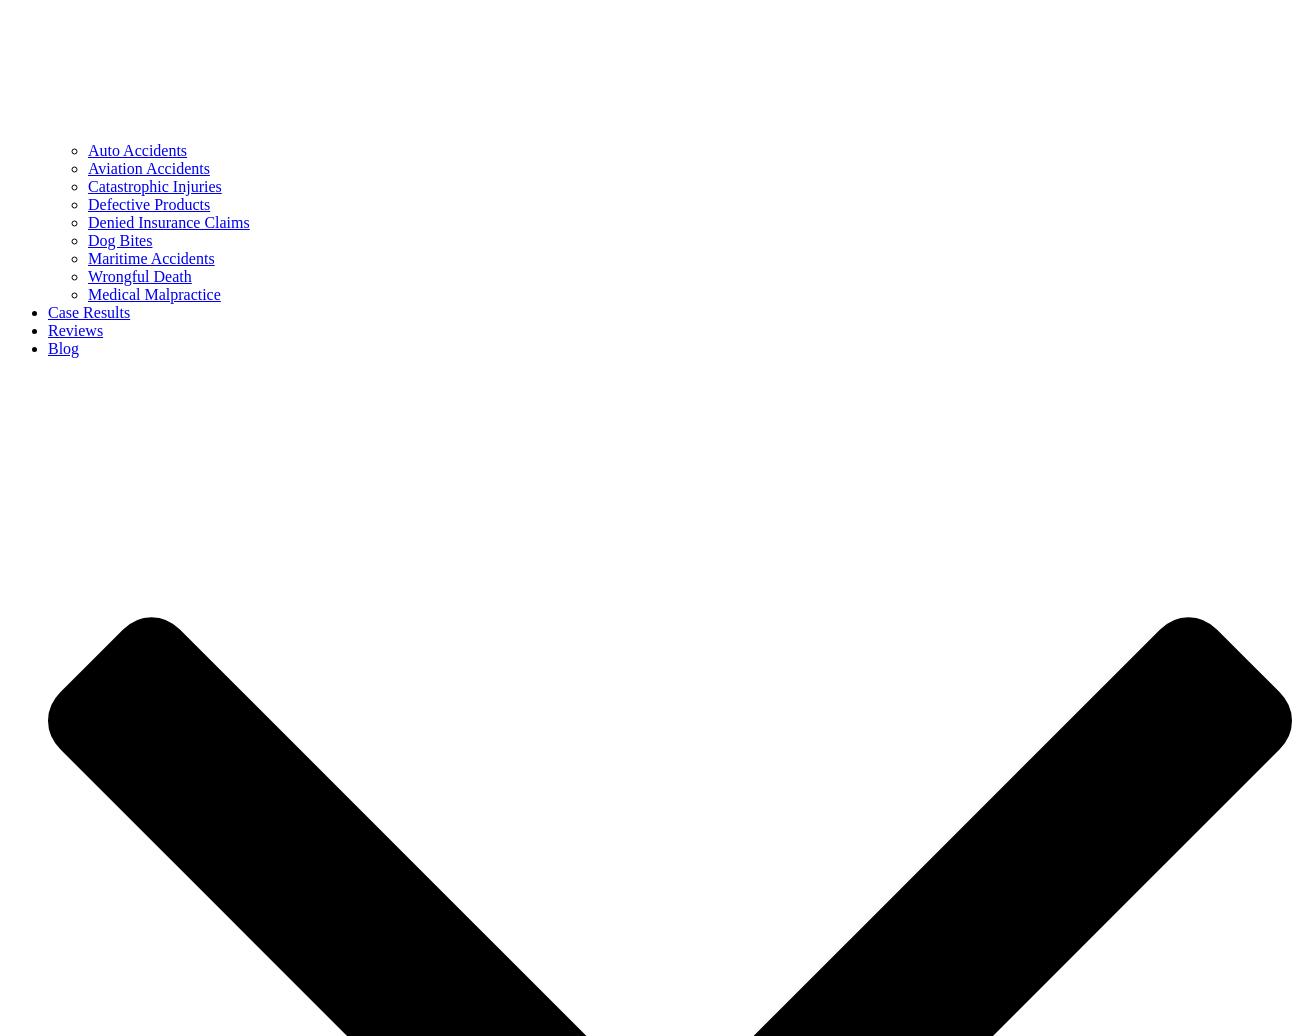 This screenshot has width=1300, height=1036. Describe the element at coordinates (118, 240) in the screenshot. I see `'Dog Bites'` at that location.